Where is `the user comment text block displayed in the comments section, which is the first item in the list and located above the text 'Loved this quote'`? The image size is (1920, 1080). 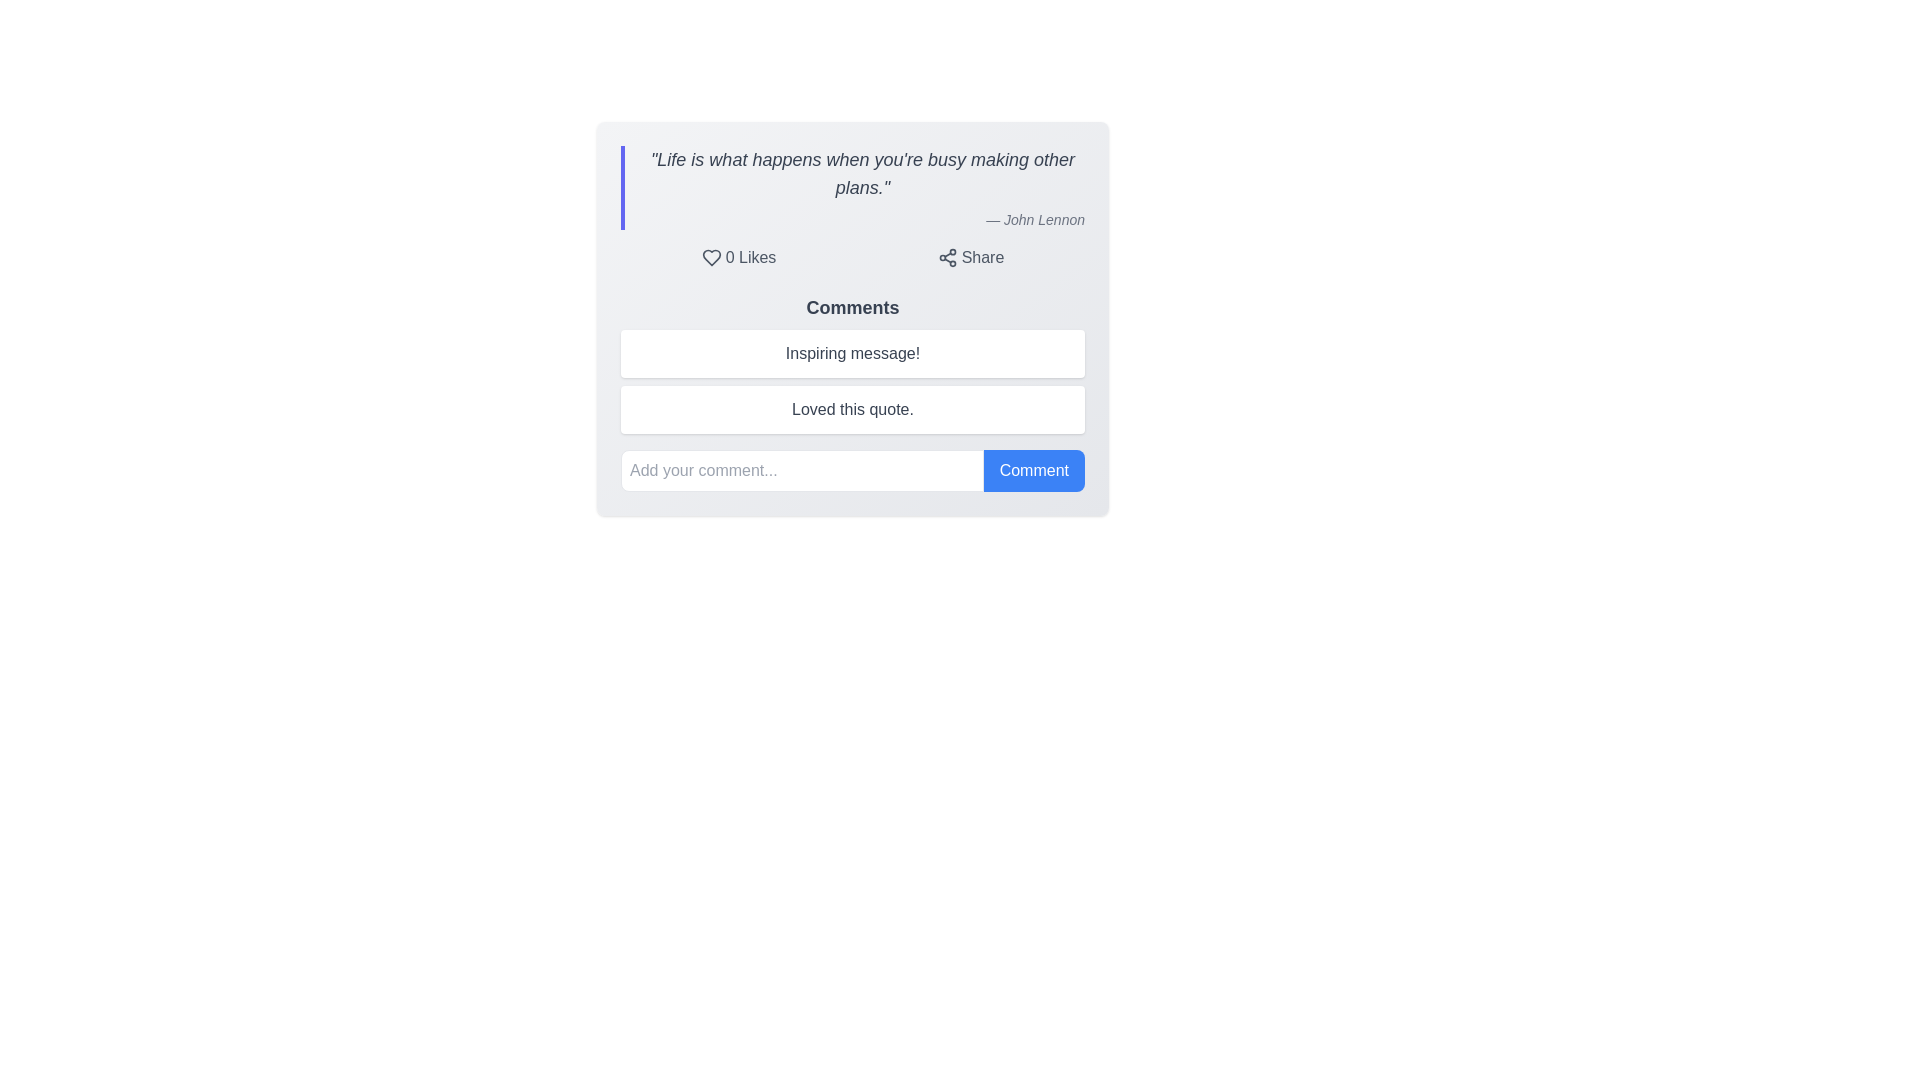 the user comment text block displayed in the comments section, which is the first item in the list and located above the text 'Loved this quote' is located at coordinates (853, 353).